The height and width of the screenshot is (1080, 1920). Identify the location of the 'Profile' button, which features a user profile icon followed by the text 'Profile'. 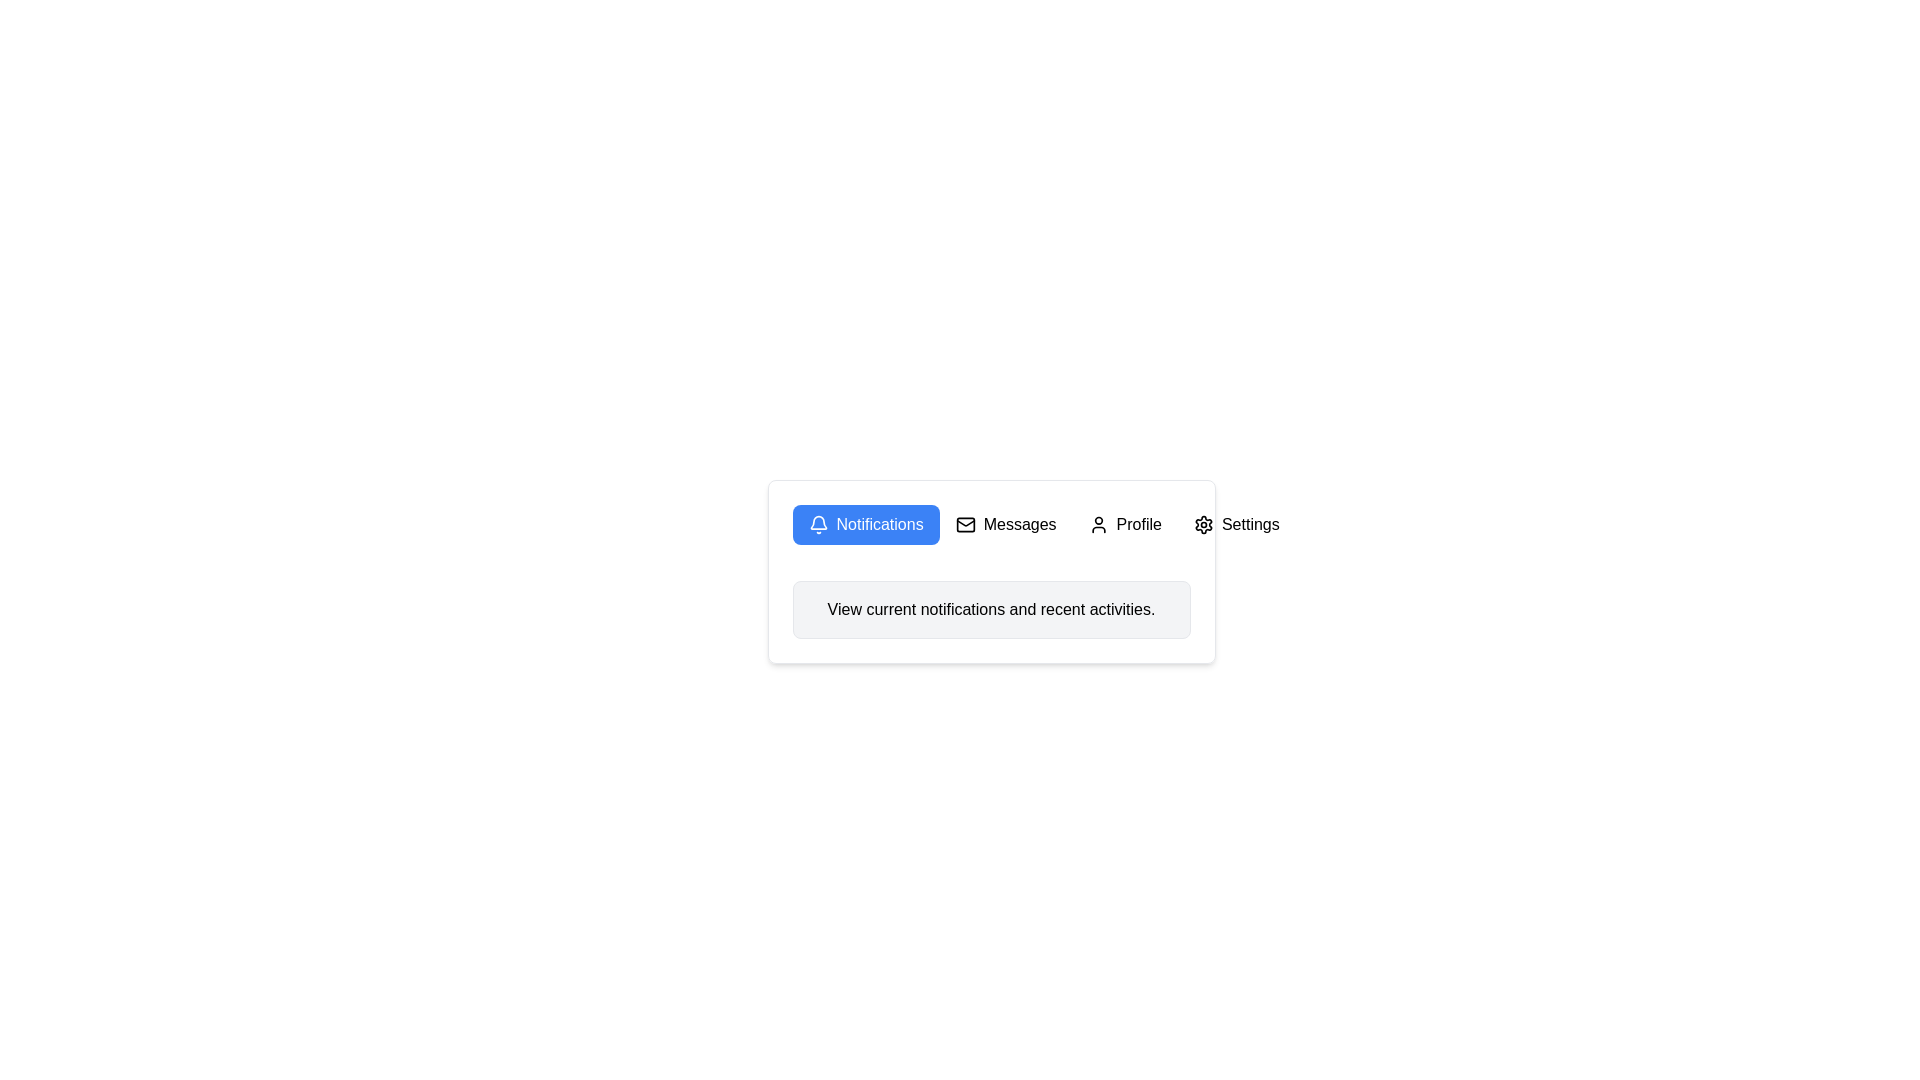
(1125, 523).